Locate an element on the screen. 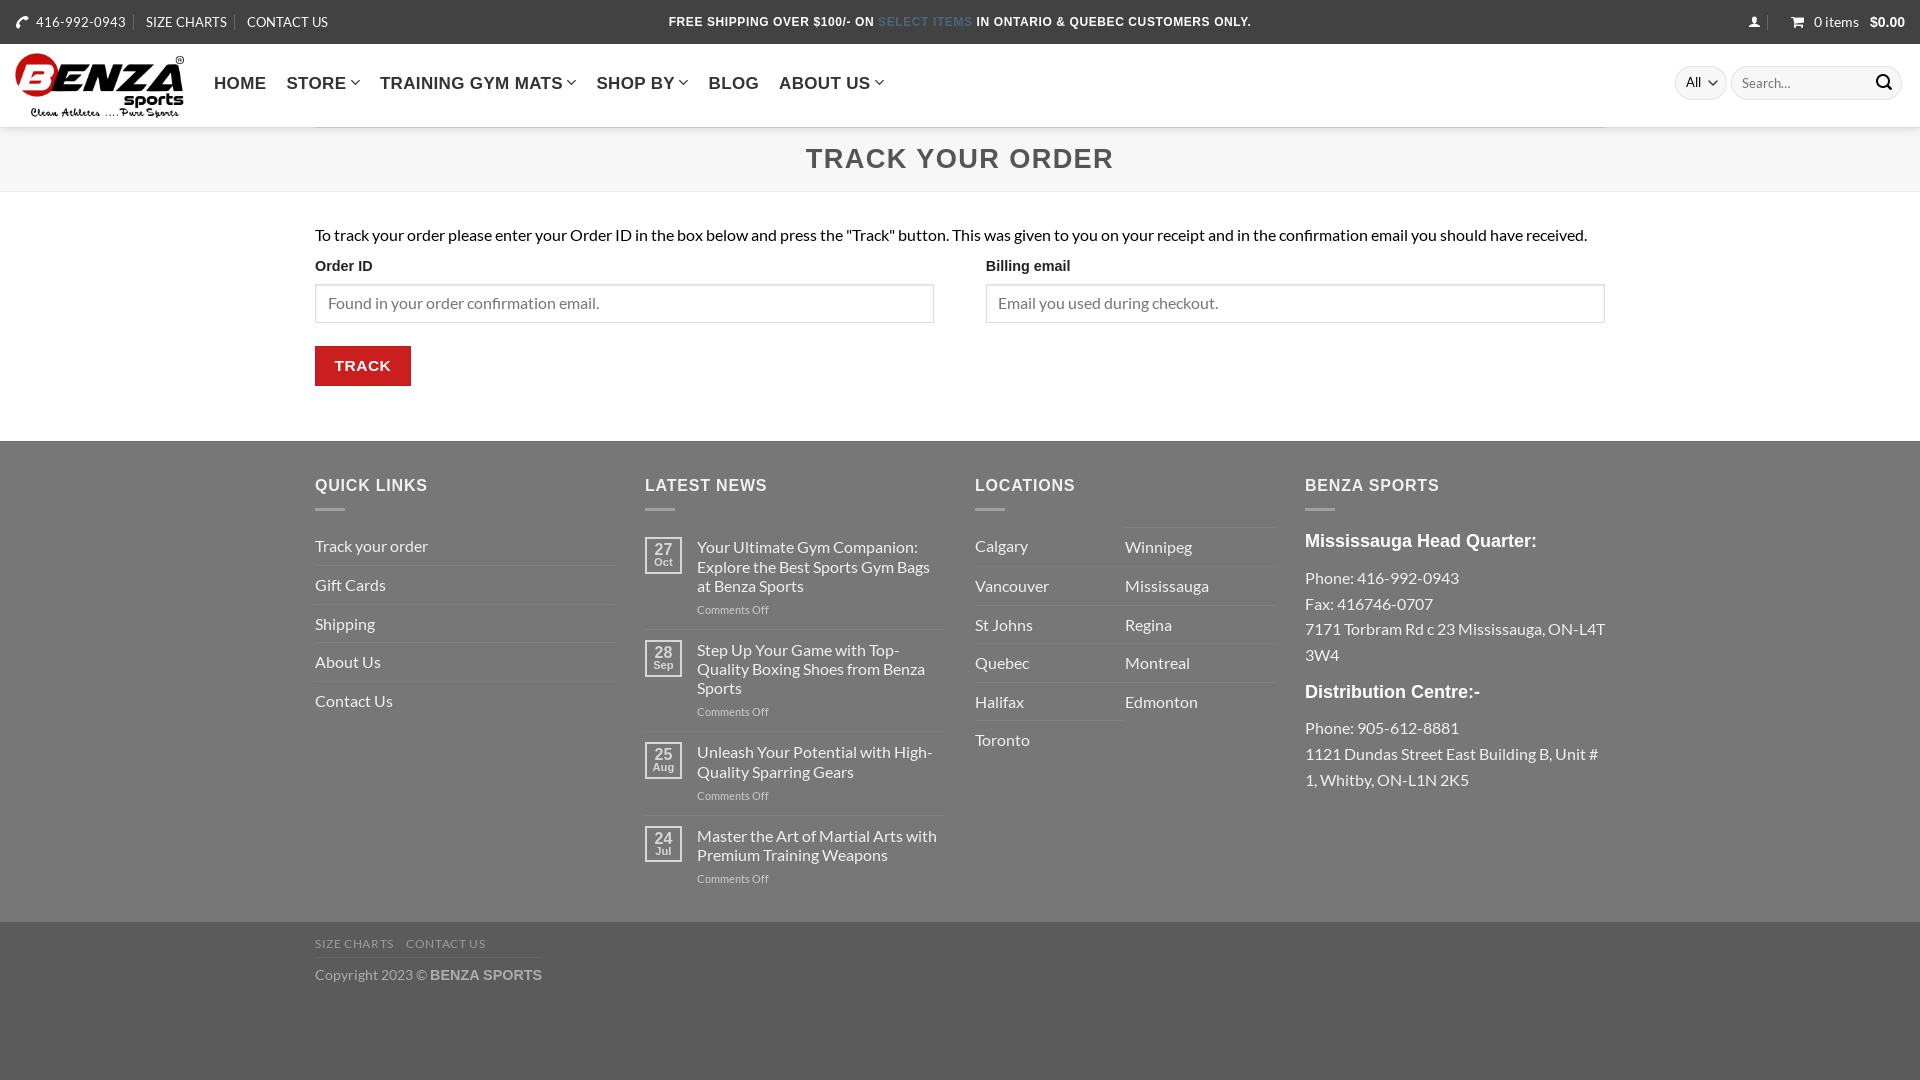 This screenshot has width=1920, height=1080. 'SIZE CHARTS' is located at coordinates (186, 22).